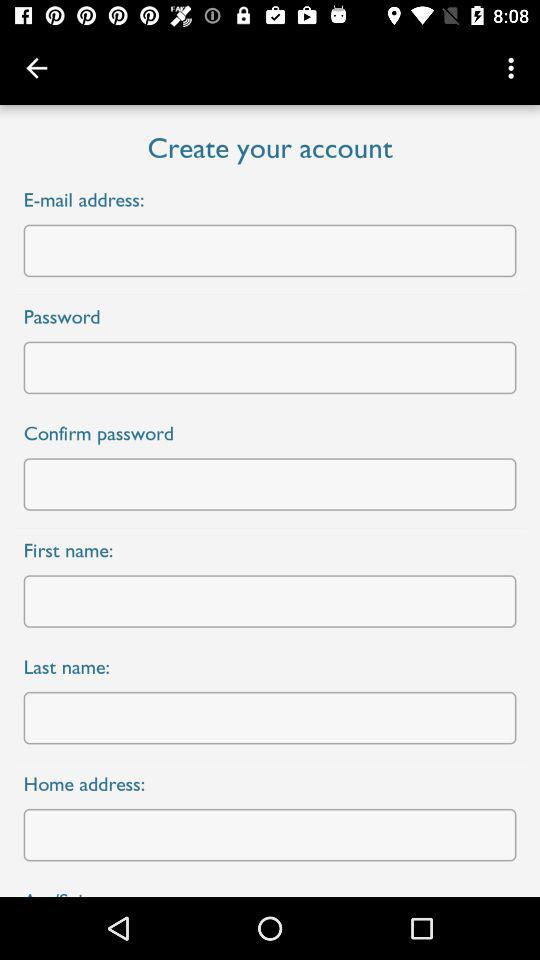  I want to click on the first name field, so click(270, 600).